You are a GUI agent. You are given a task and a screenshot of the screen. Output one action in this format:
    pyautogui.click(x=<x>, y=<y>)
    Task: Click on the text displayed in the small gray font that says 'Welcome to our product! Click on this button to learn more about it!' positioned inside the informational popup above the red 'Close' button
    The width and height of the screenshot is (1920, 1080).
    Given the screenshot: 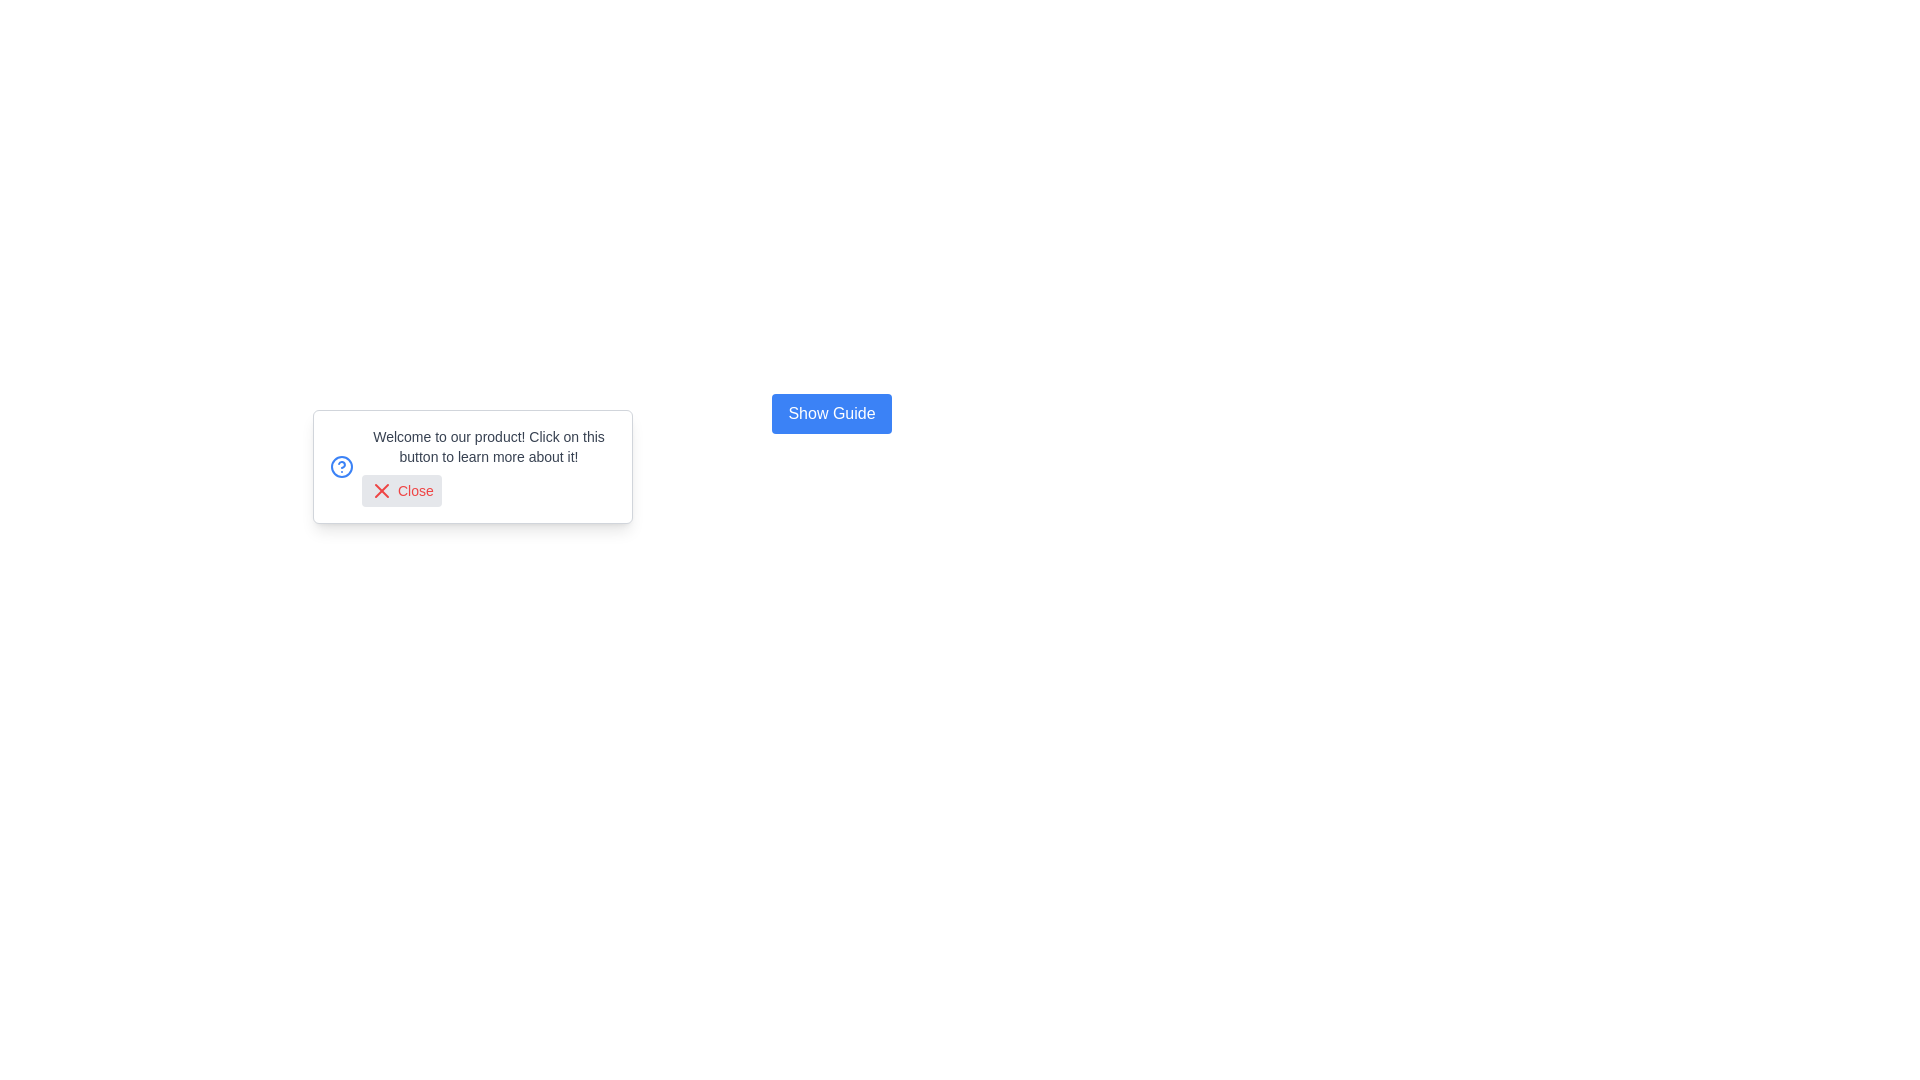 What is the action you would take?
    pyautogui.click(x=489, y=446)
    